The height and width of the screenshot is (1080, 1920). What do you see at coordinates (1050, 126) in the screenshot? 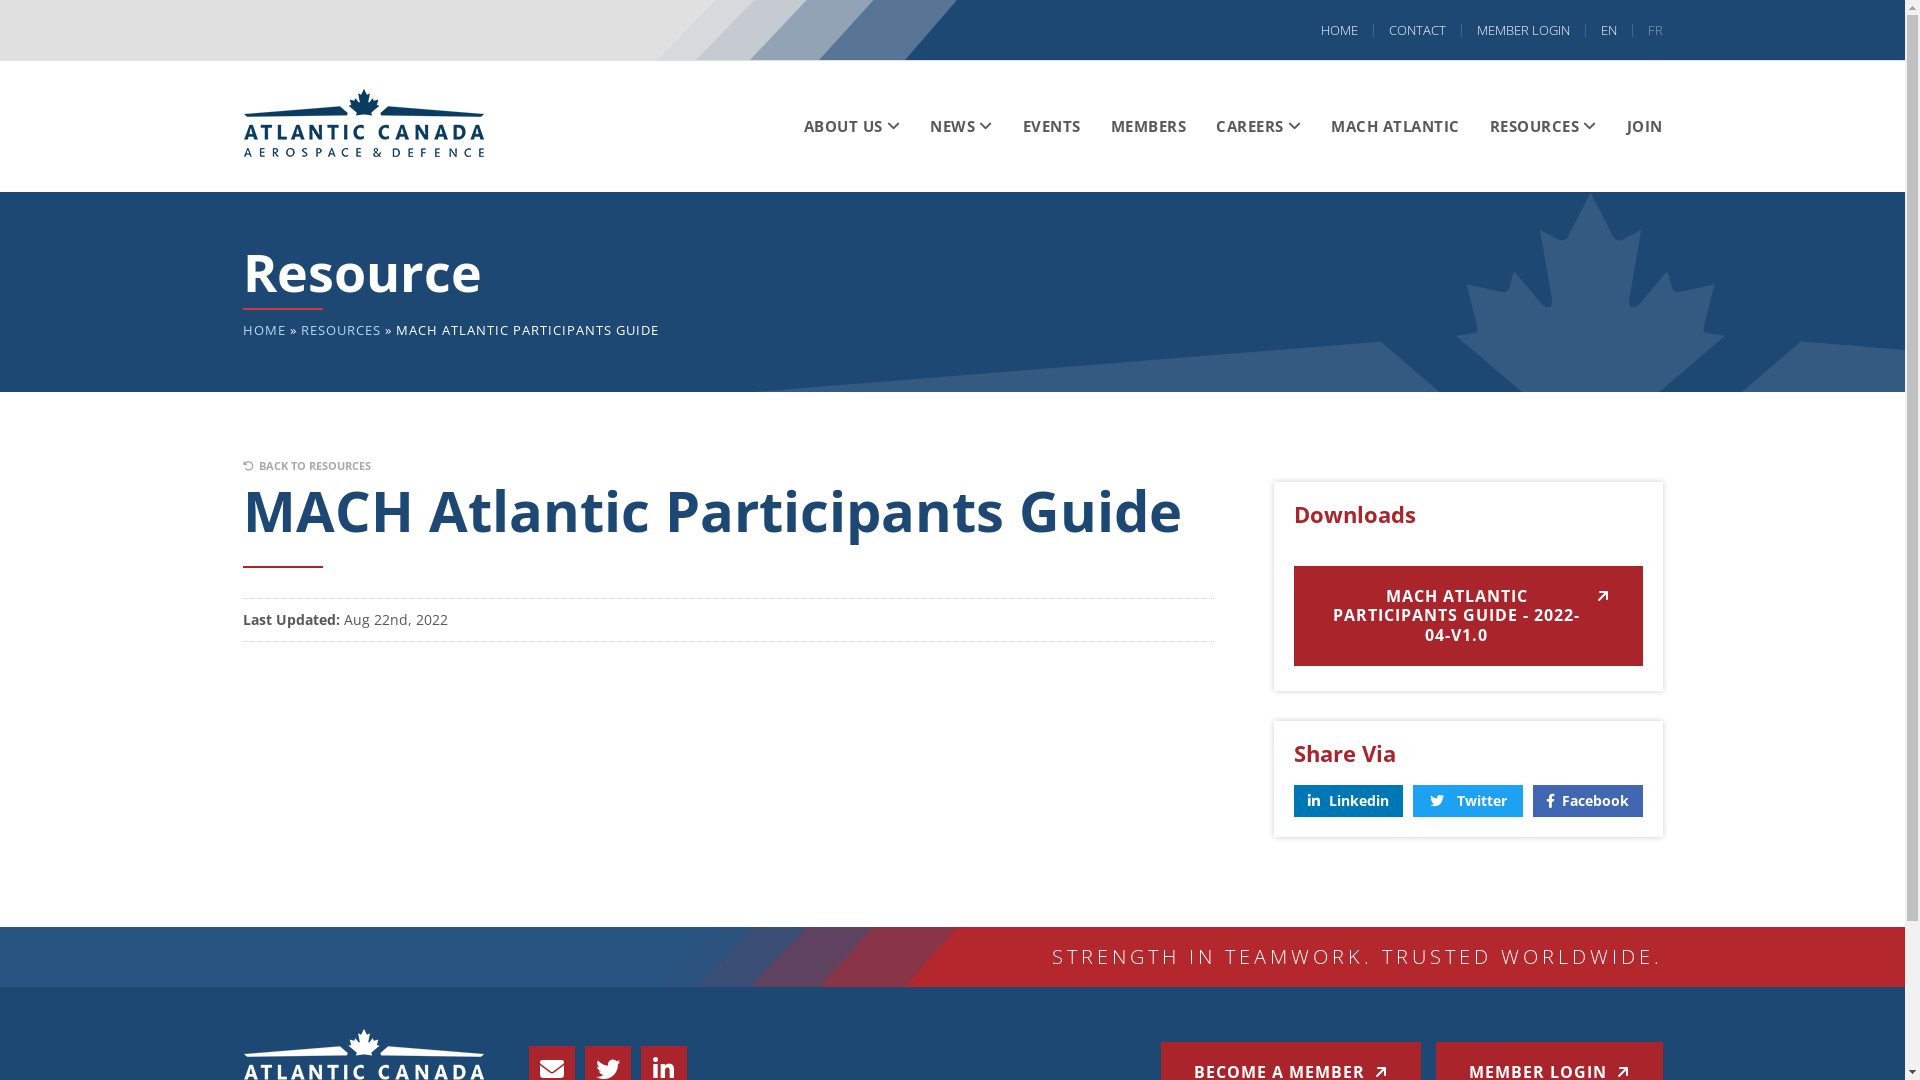
I see `'EVENTS'` at bounding box center [1050, 126].